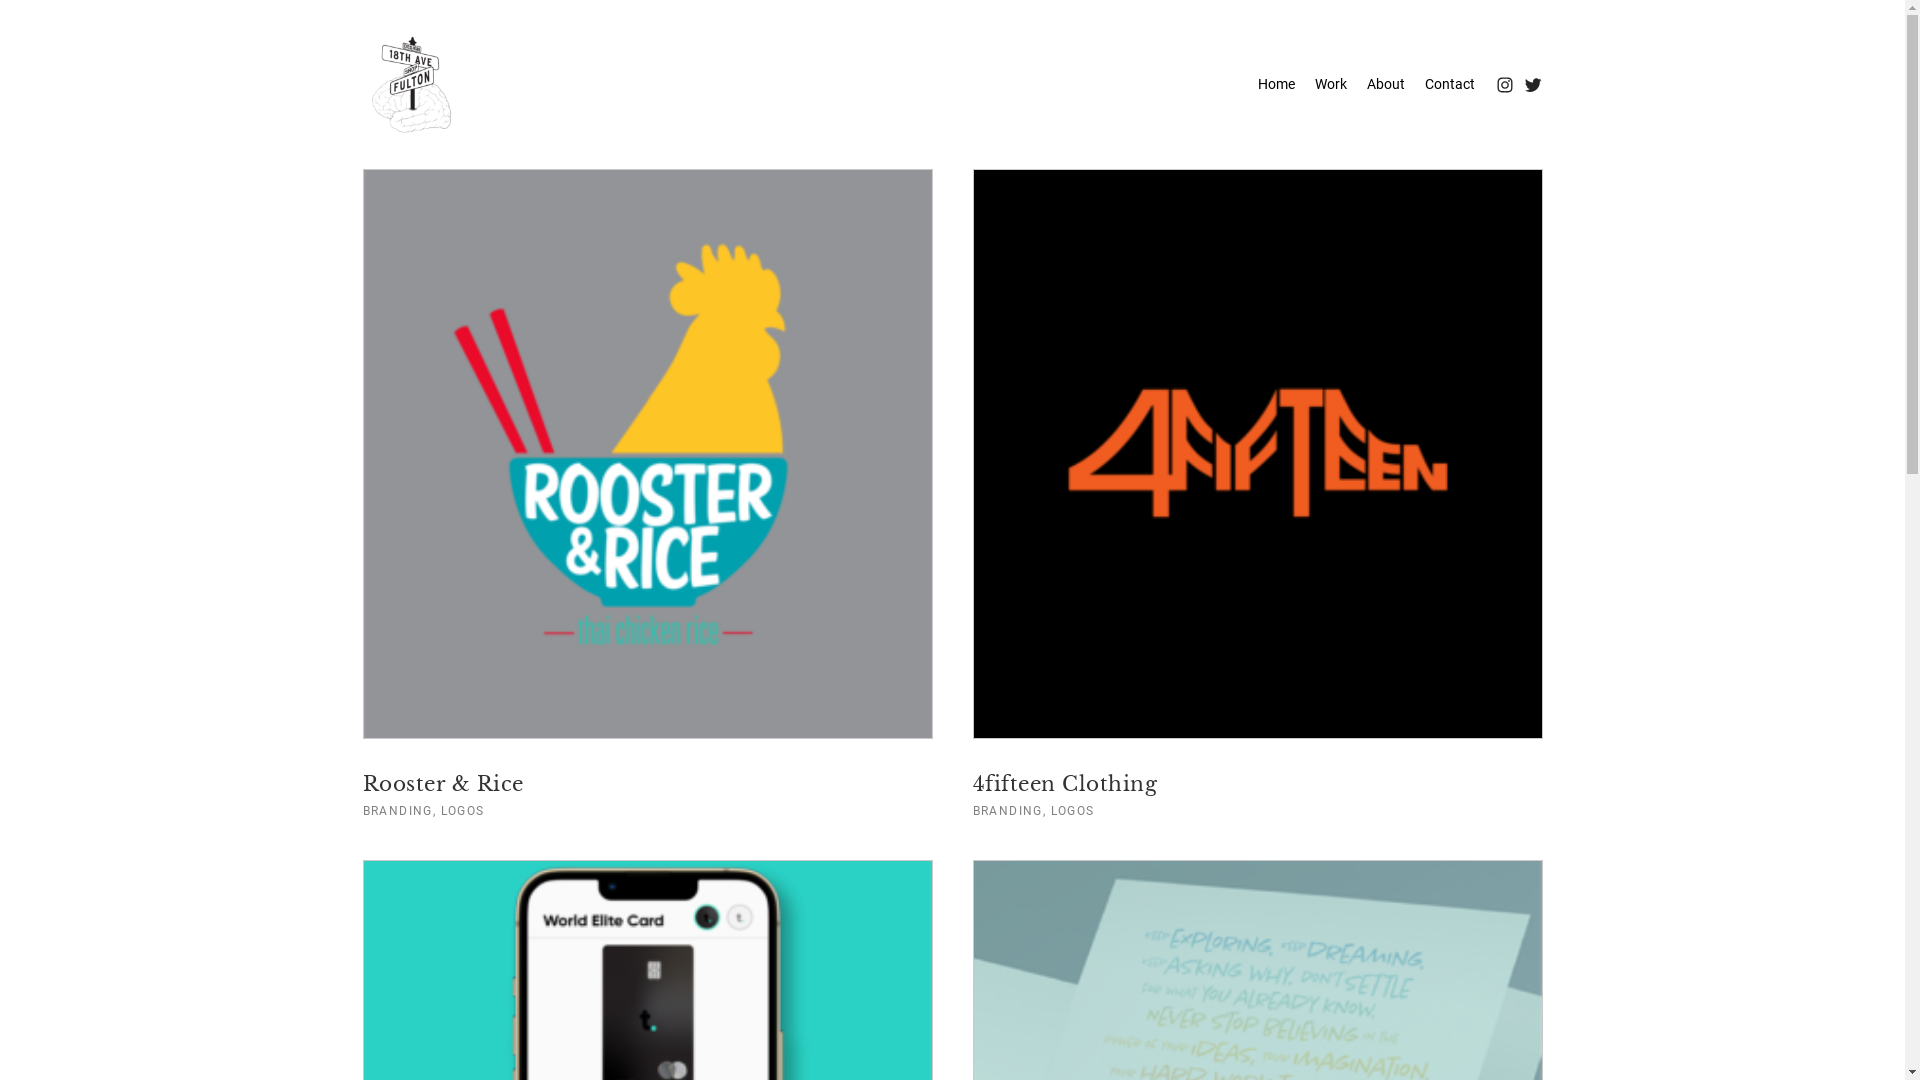 The width and height of the screenshot is (1920, 1080). What do you see at coordinates (1072, 810) in the screenshot?
I see `'LOGOS'` at bounding box center [1072, 810].